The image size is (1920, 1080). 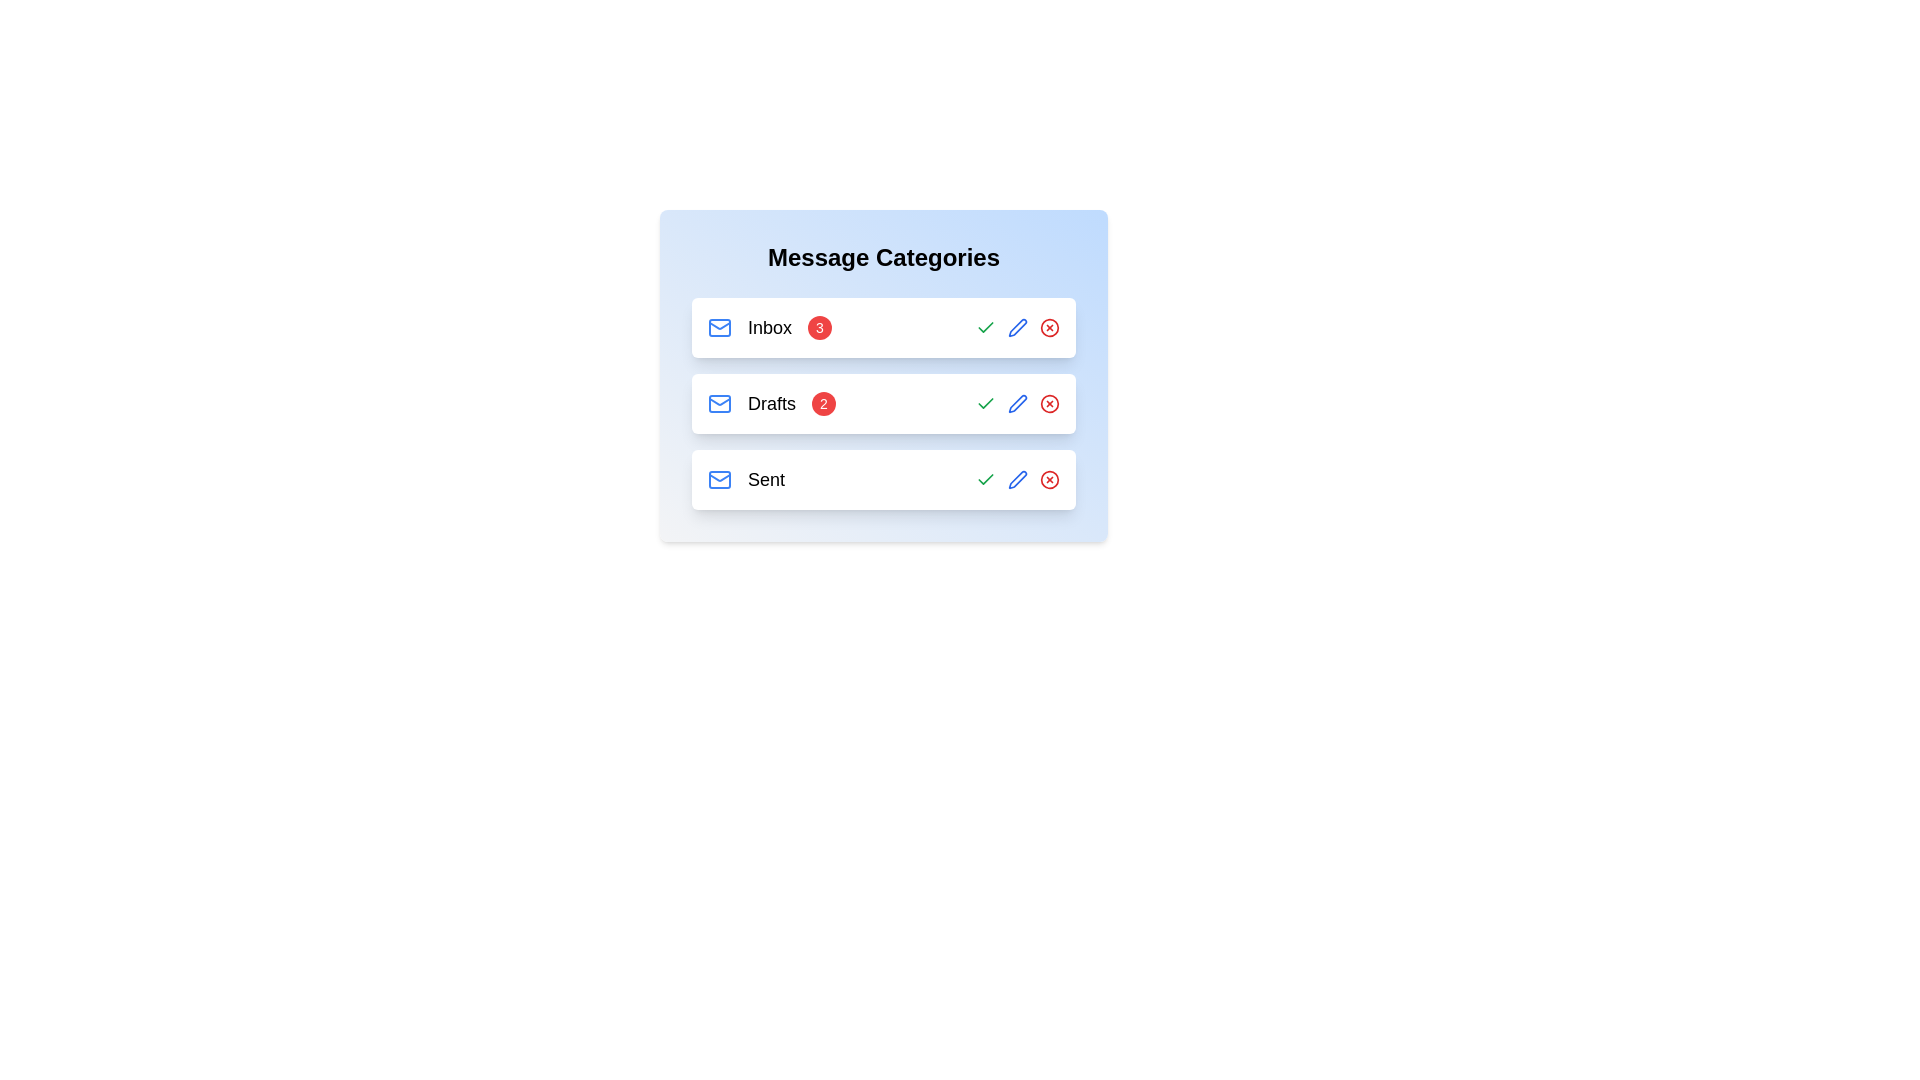 What do you see at coordinates (1017, 326) in the screenshot?
I see `the edit button for the category Inbox` at bounding box center [1017, 326].